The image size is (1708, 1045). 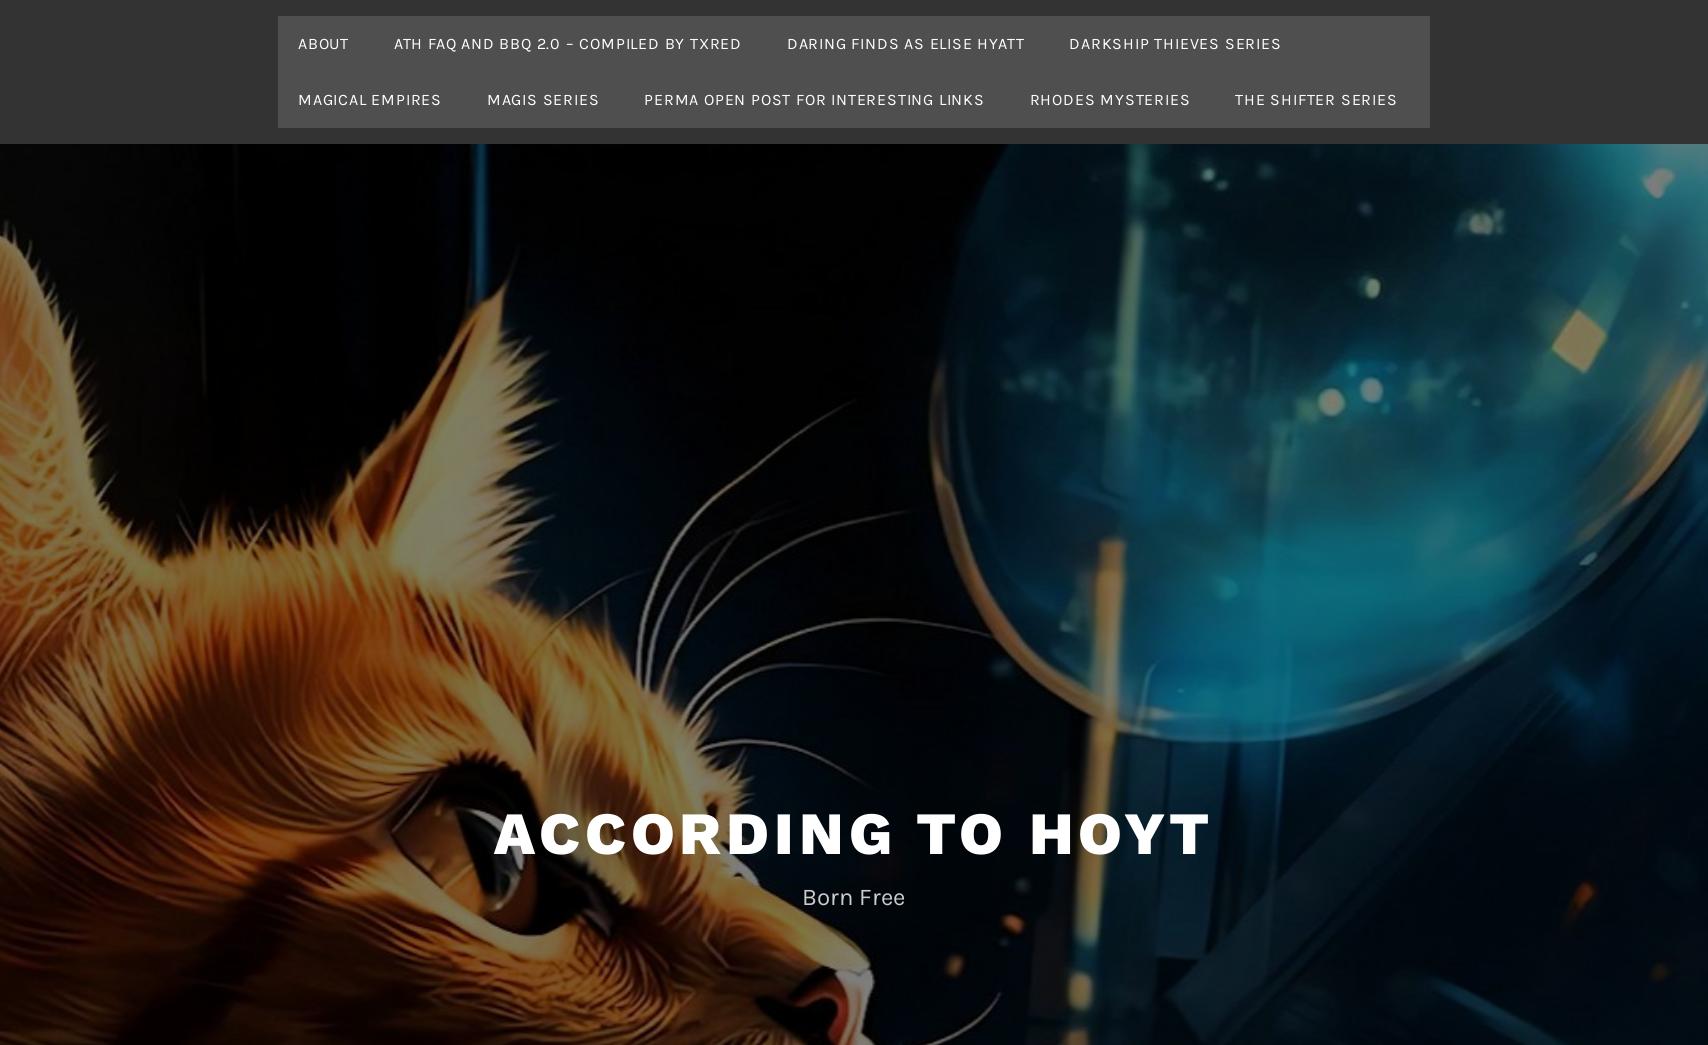 I want to click on 'Daring Finds as Elise Hyatt', so click(x=905, y=42).